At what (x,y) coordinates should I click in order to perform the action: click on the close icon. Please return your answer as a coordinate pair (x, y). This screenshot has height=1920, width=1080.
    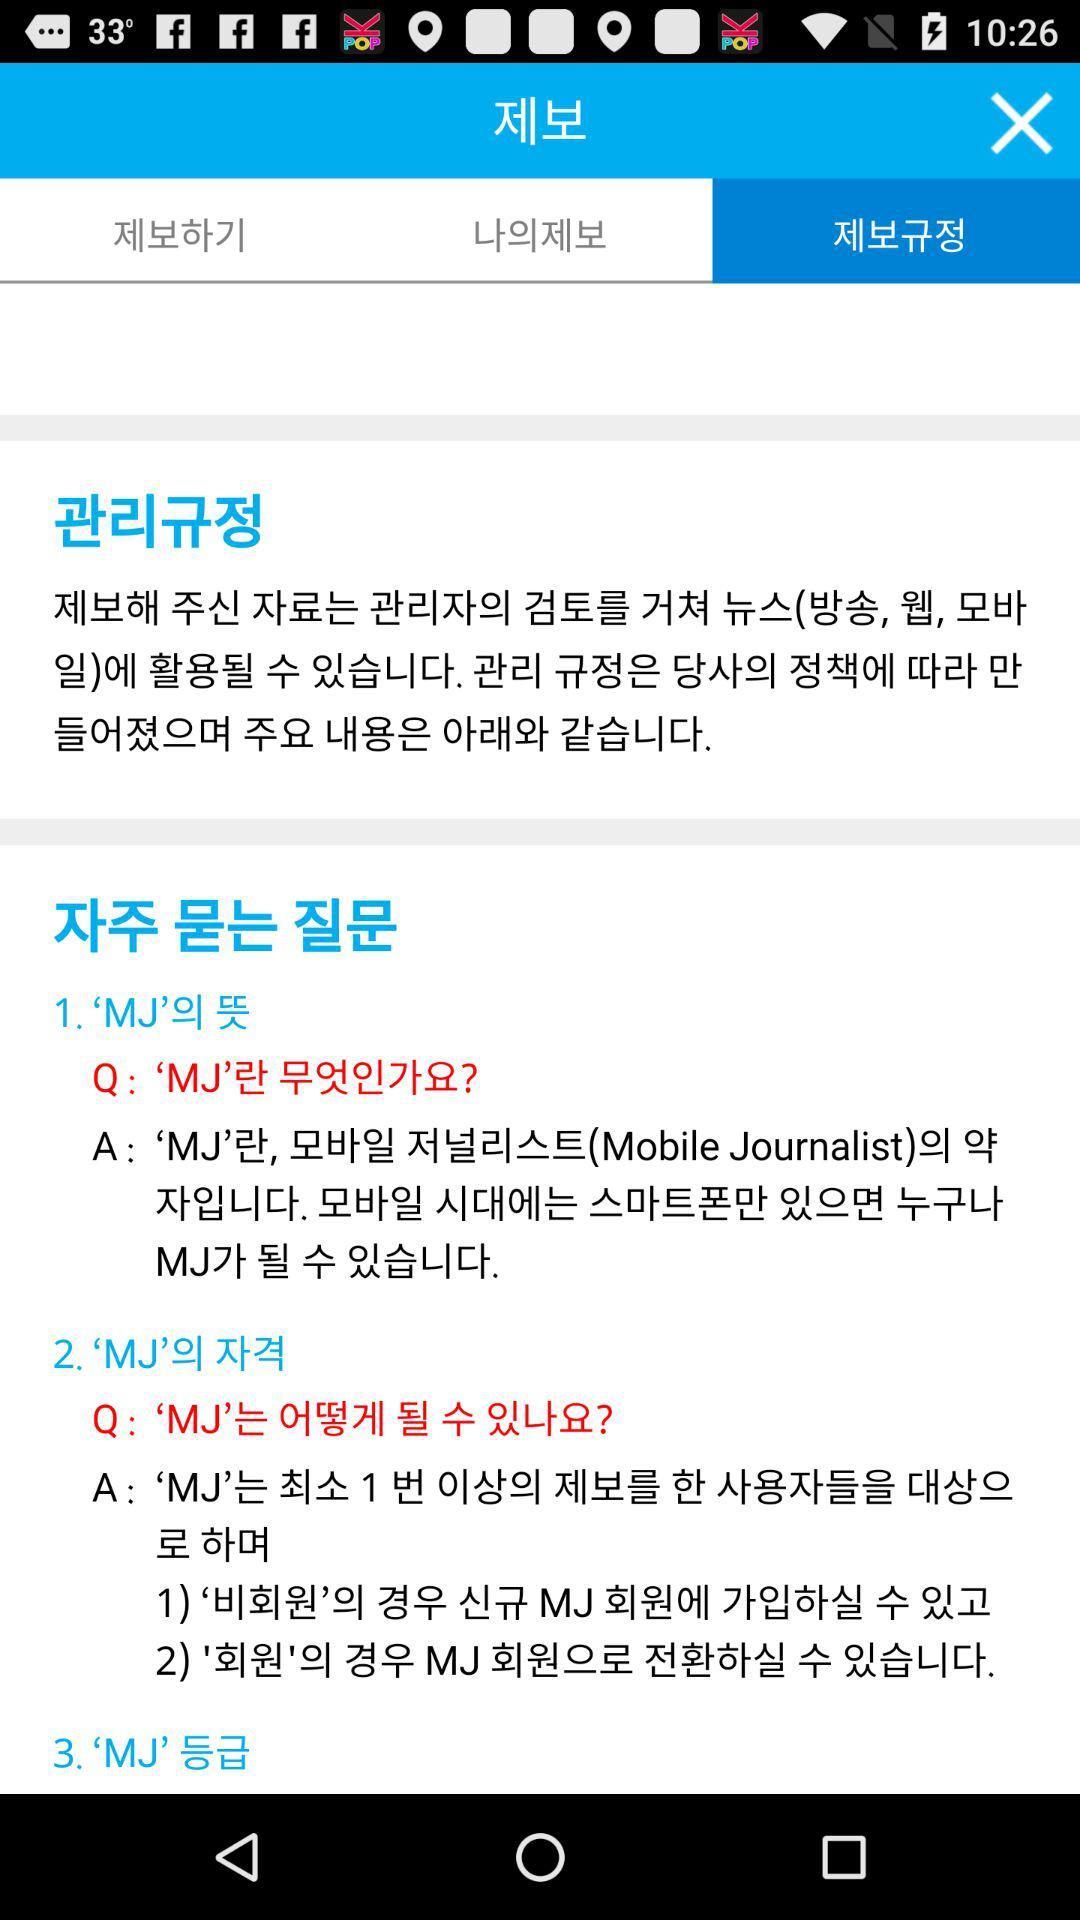
    Looking at the image, I should click on (1022, 131).